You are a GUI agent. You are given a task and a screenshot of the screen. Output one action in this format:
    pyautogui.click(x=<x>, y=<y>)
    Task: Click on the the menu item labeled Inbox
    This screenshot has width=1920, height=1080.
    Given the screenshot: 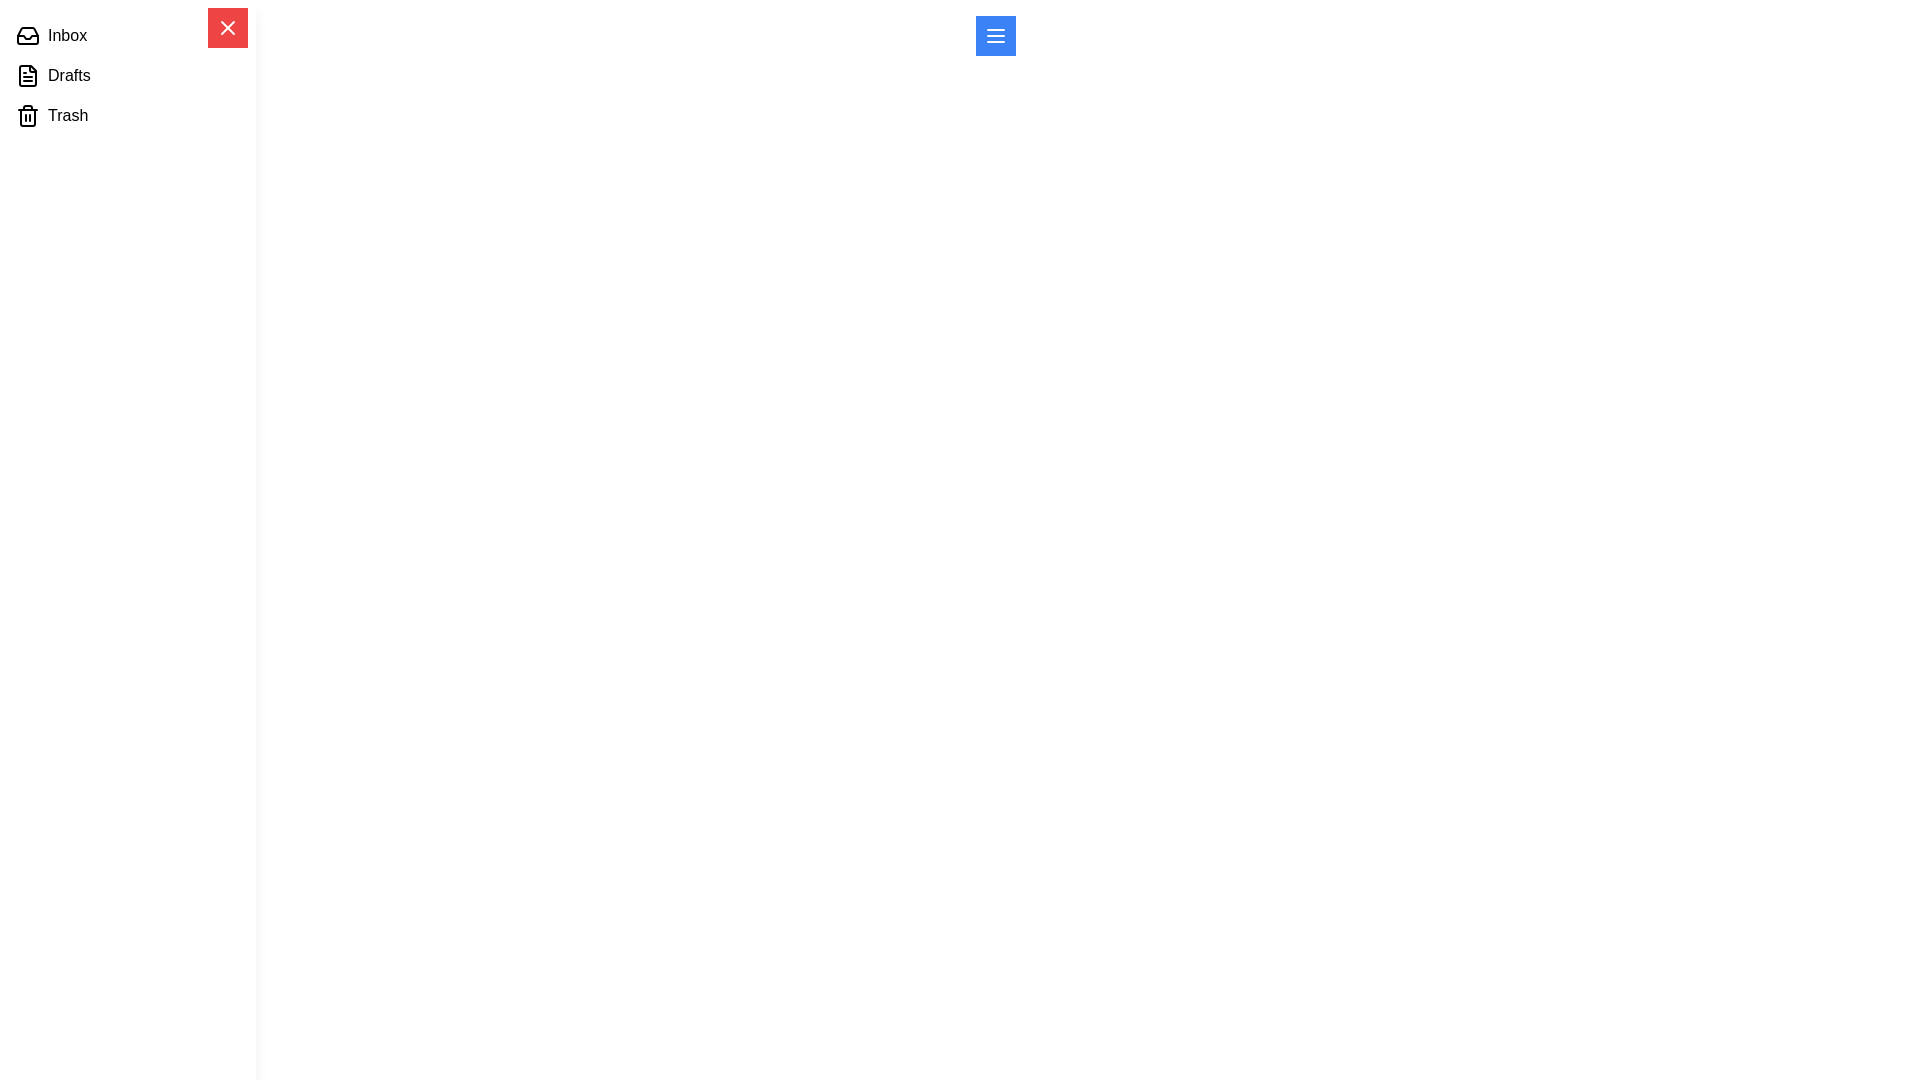 What is the action you would take?
    pyautogui.click(x=127, y=35)
    